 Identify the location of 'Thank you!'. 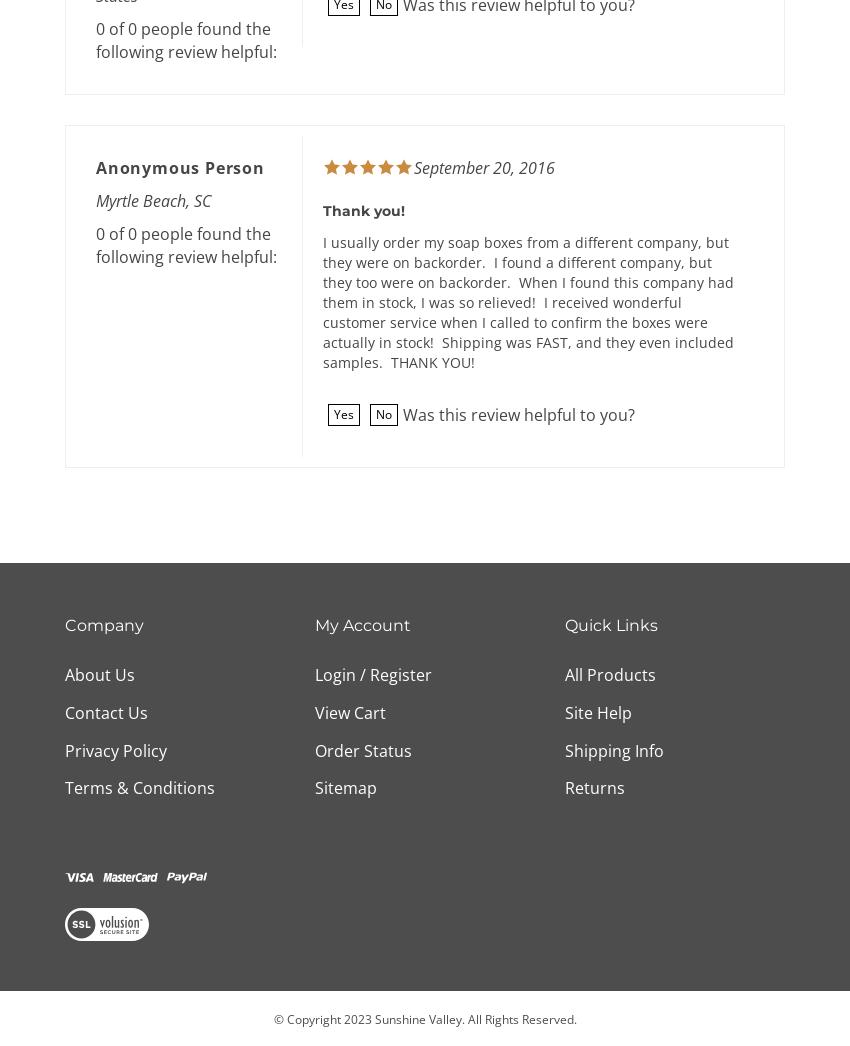
(362, 209).